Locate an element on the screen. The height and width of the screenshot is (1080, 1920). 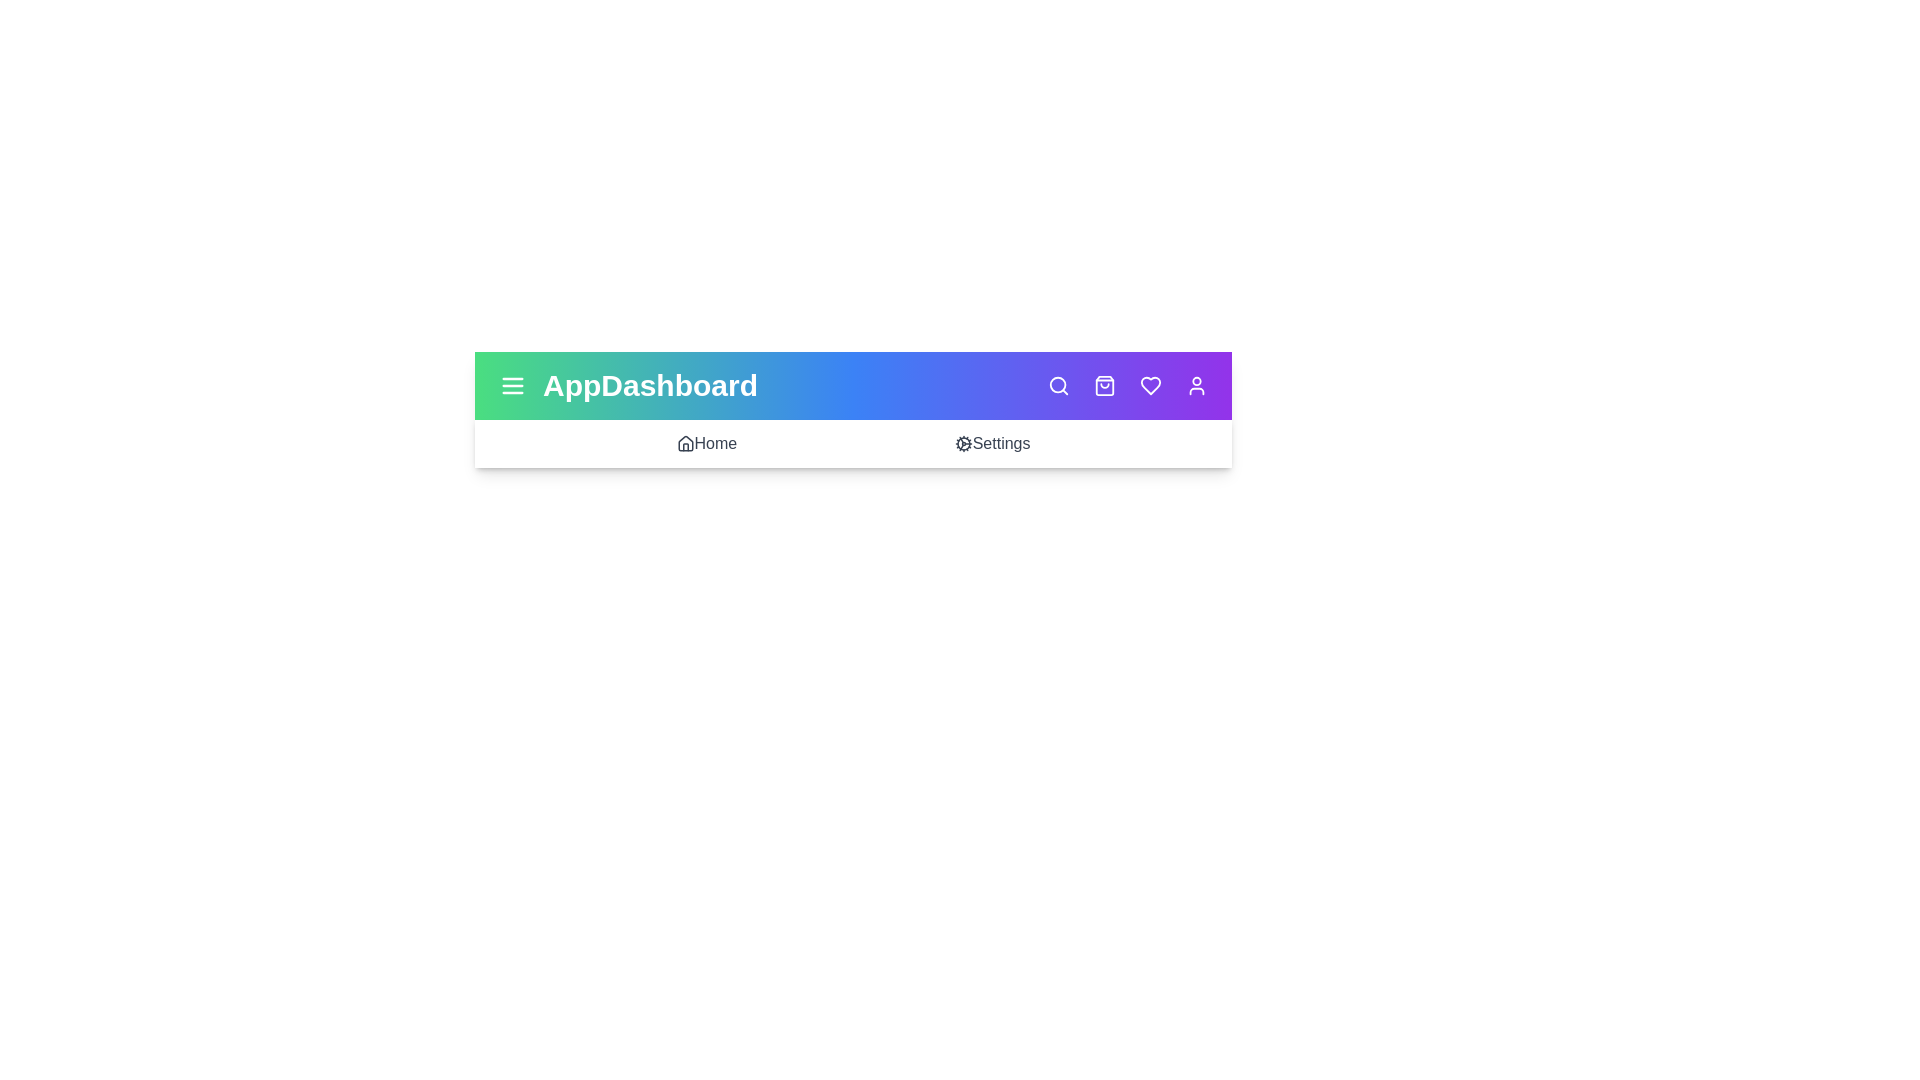
the shopping bag icon to open the shopping bag section is located at coordinates (1103, 385).